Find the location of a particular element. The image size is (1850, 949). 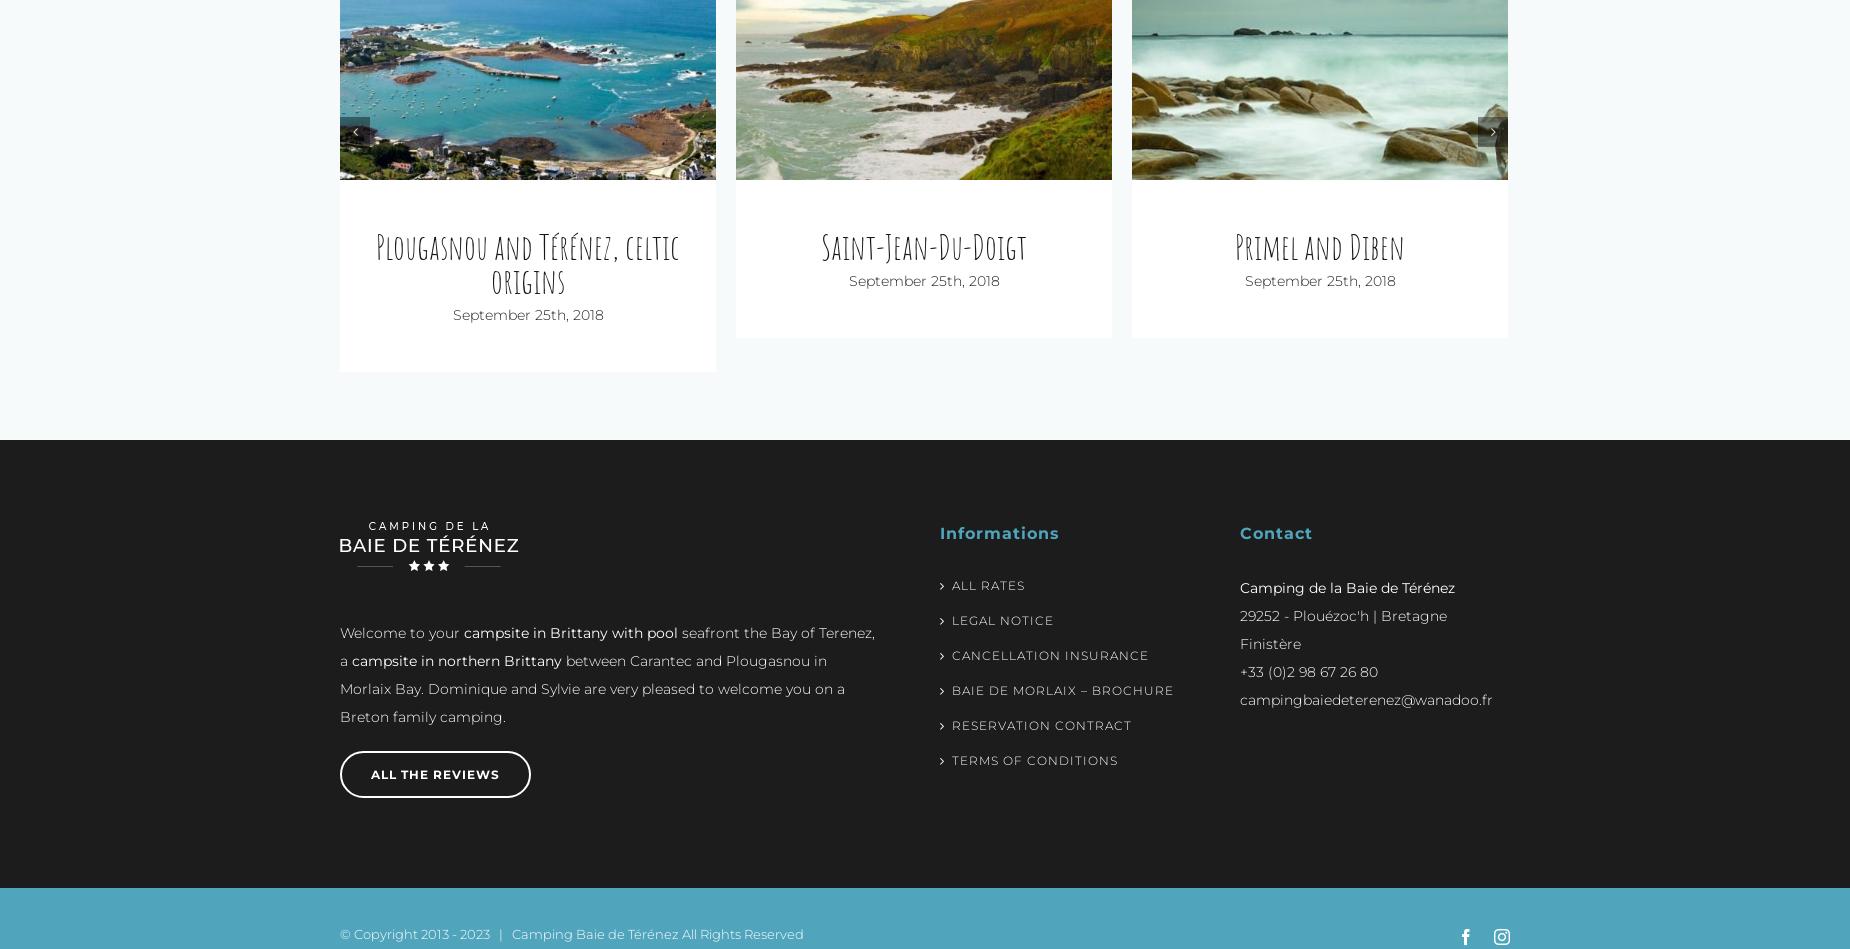

'Castle of Taureau' is located at coordinates (1318, 246).